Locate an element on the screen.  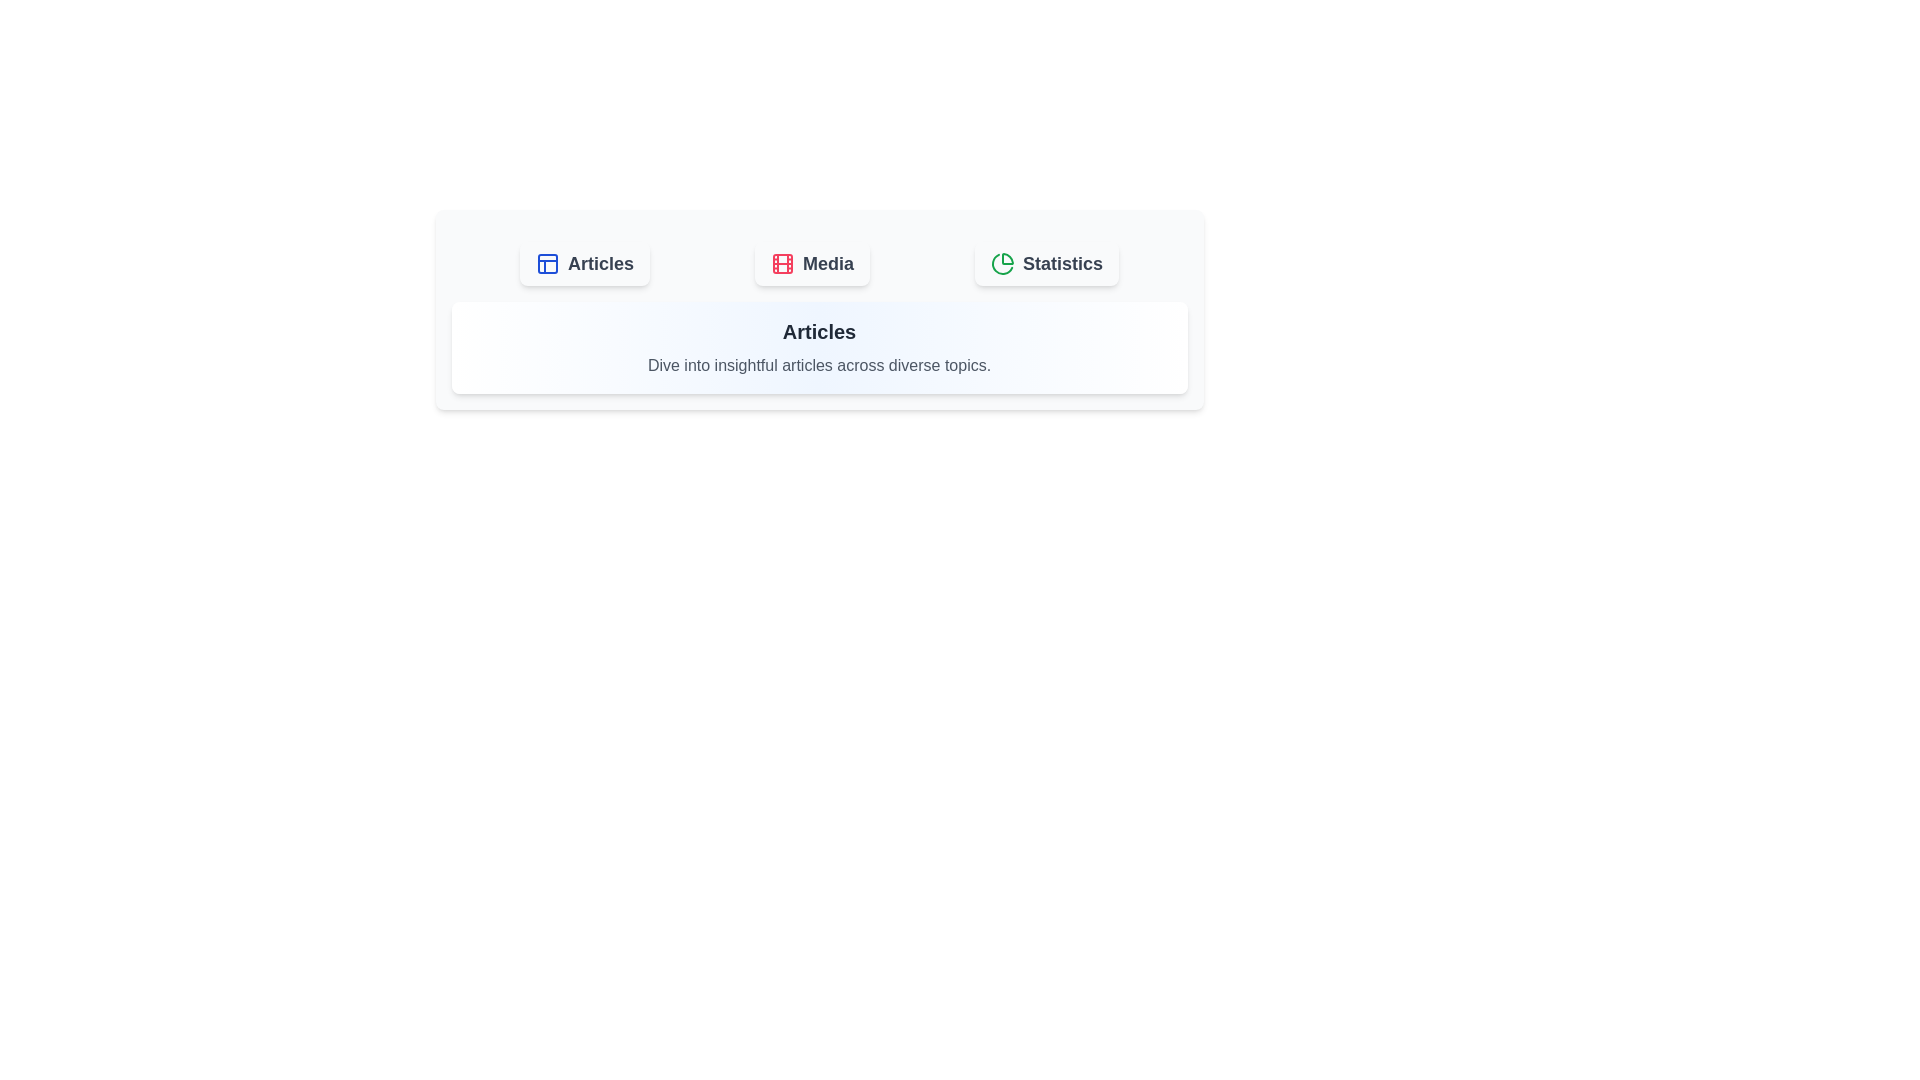
the Statistics tab to switch the displayed content is located at coordinates (1045, 262).